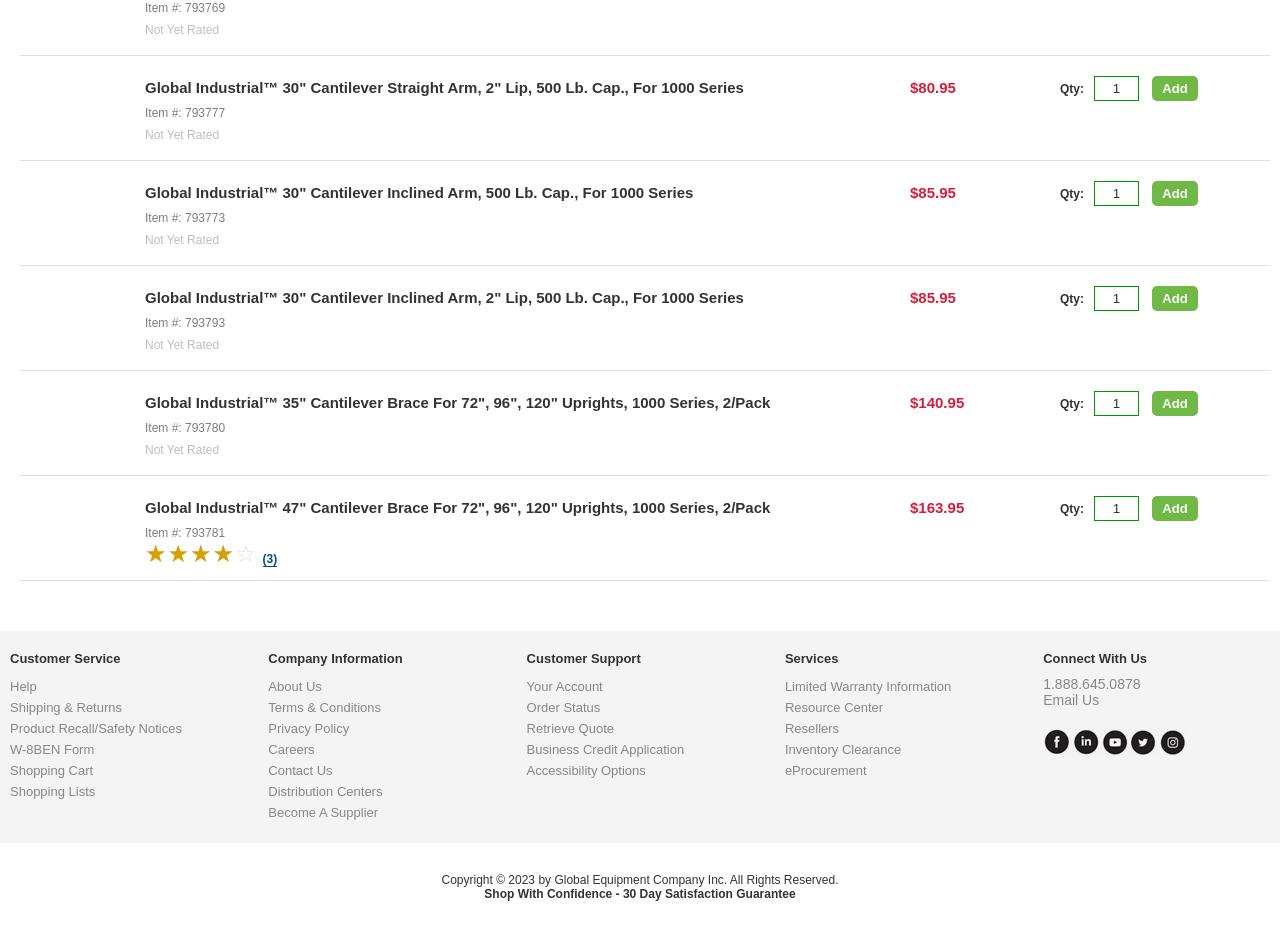 This screenshot has width=1280, height=930. I want to click on 'Careers', so click(289, 909).